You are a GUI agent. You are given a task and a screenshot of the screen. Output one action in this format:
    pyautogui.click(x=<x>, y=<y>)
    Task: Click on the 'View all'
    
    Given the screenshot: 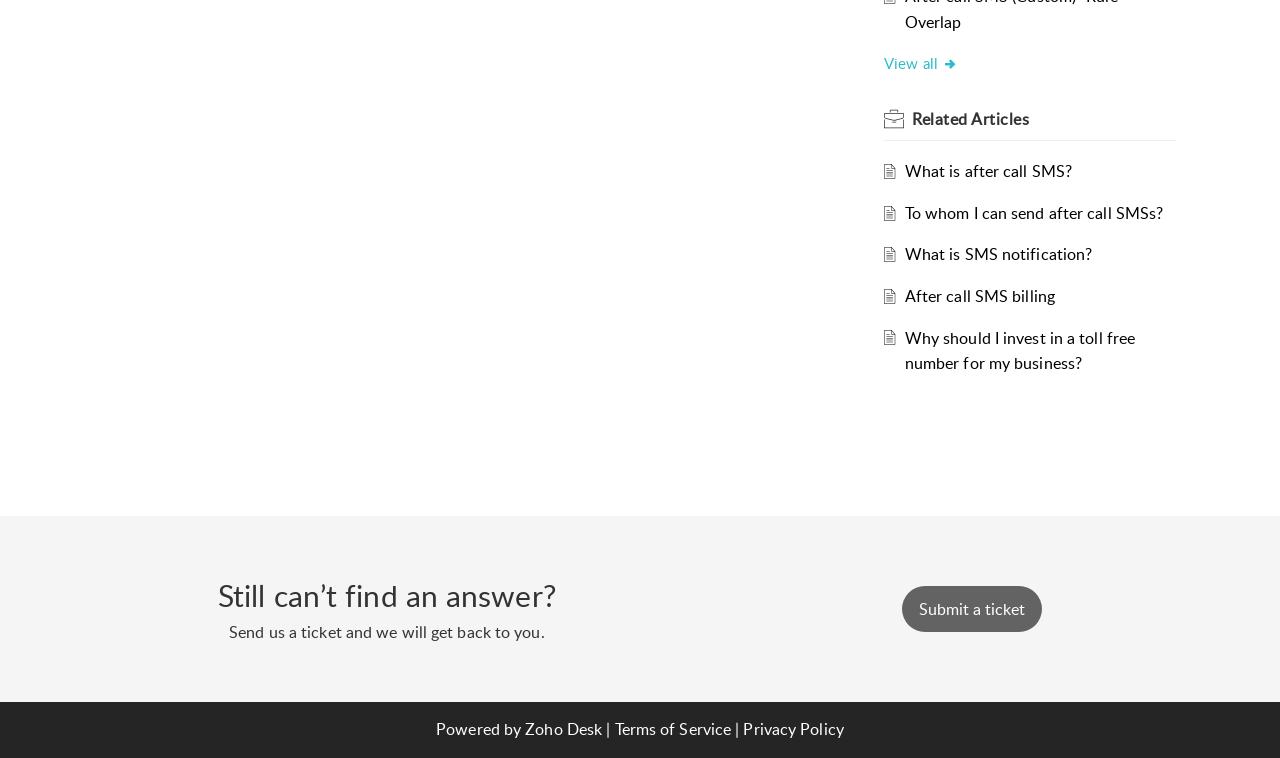 What is the action you would take?
    pyautogui.click(x=909, y=61)
    